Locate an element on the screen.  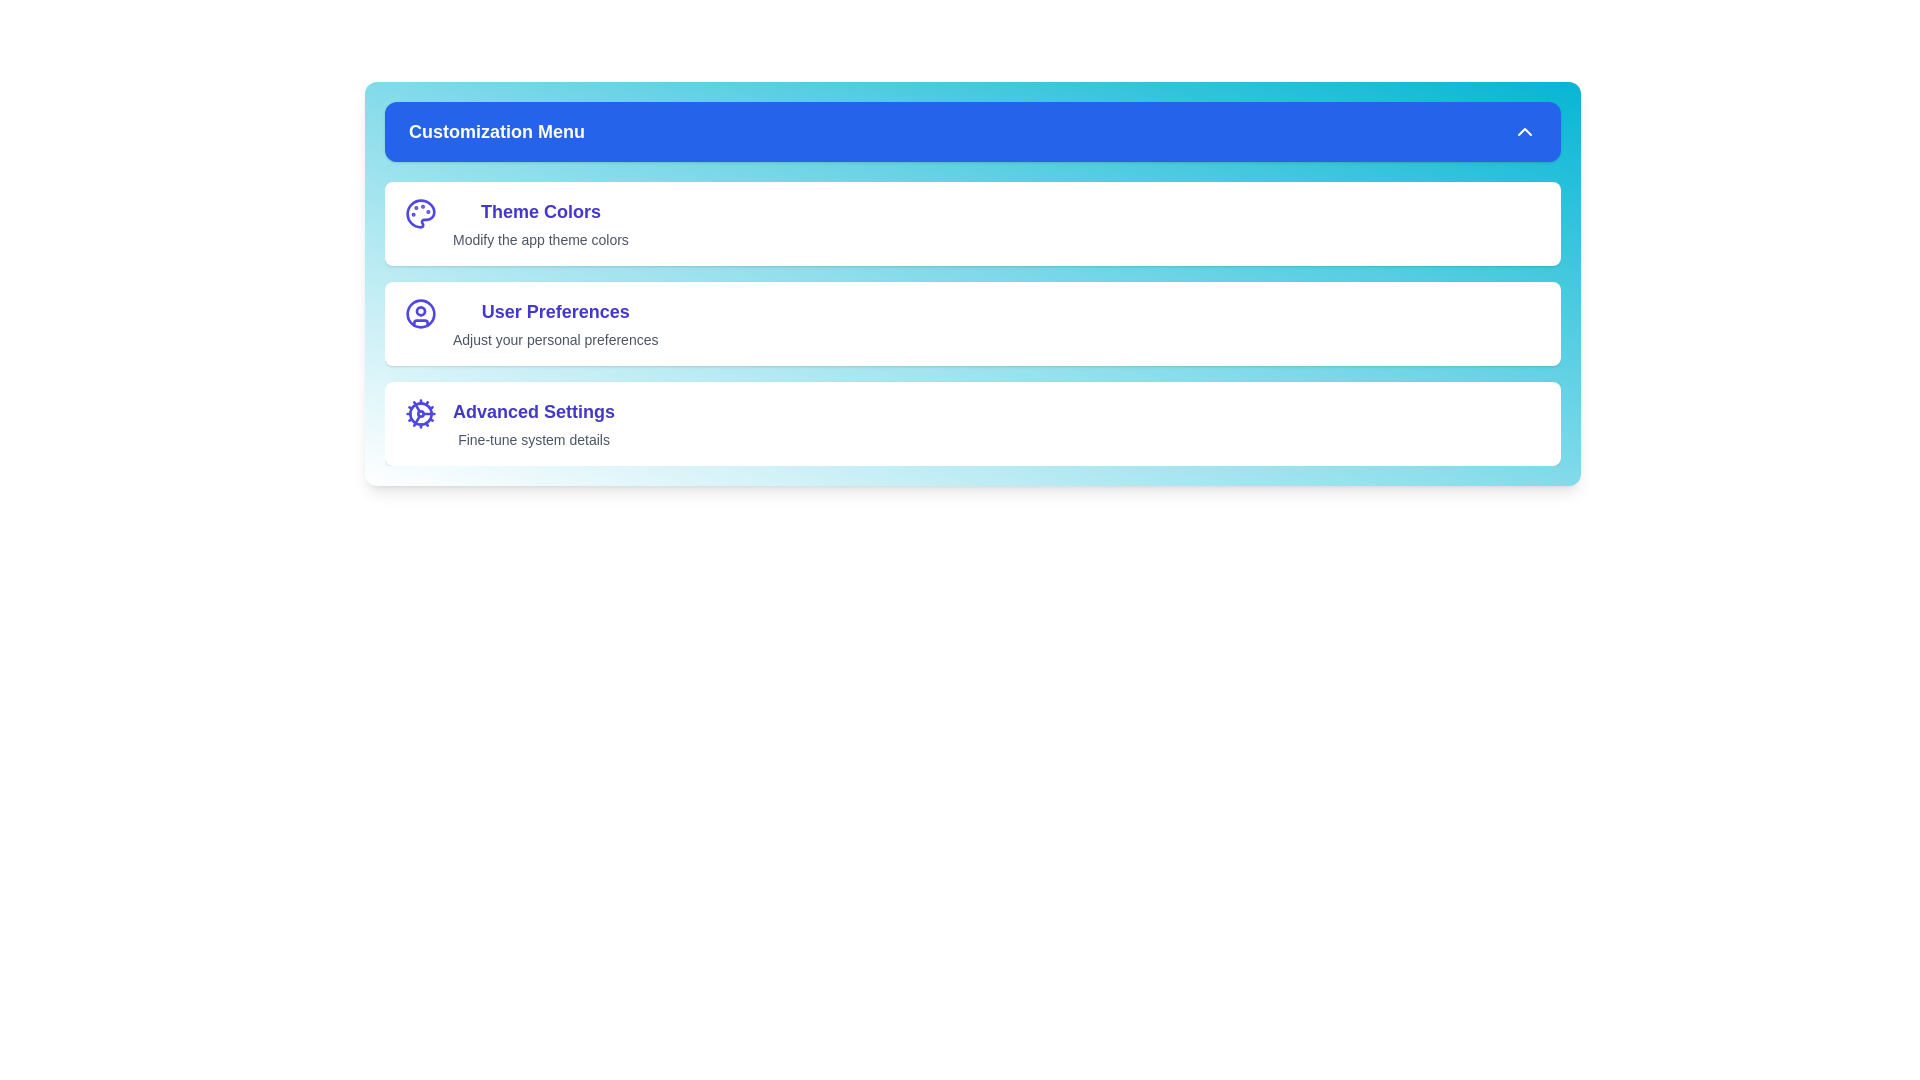
the customization option labeled User Preferences is located at coordinates (973, 323).